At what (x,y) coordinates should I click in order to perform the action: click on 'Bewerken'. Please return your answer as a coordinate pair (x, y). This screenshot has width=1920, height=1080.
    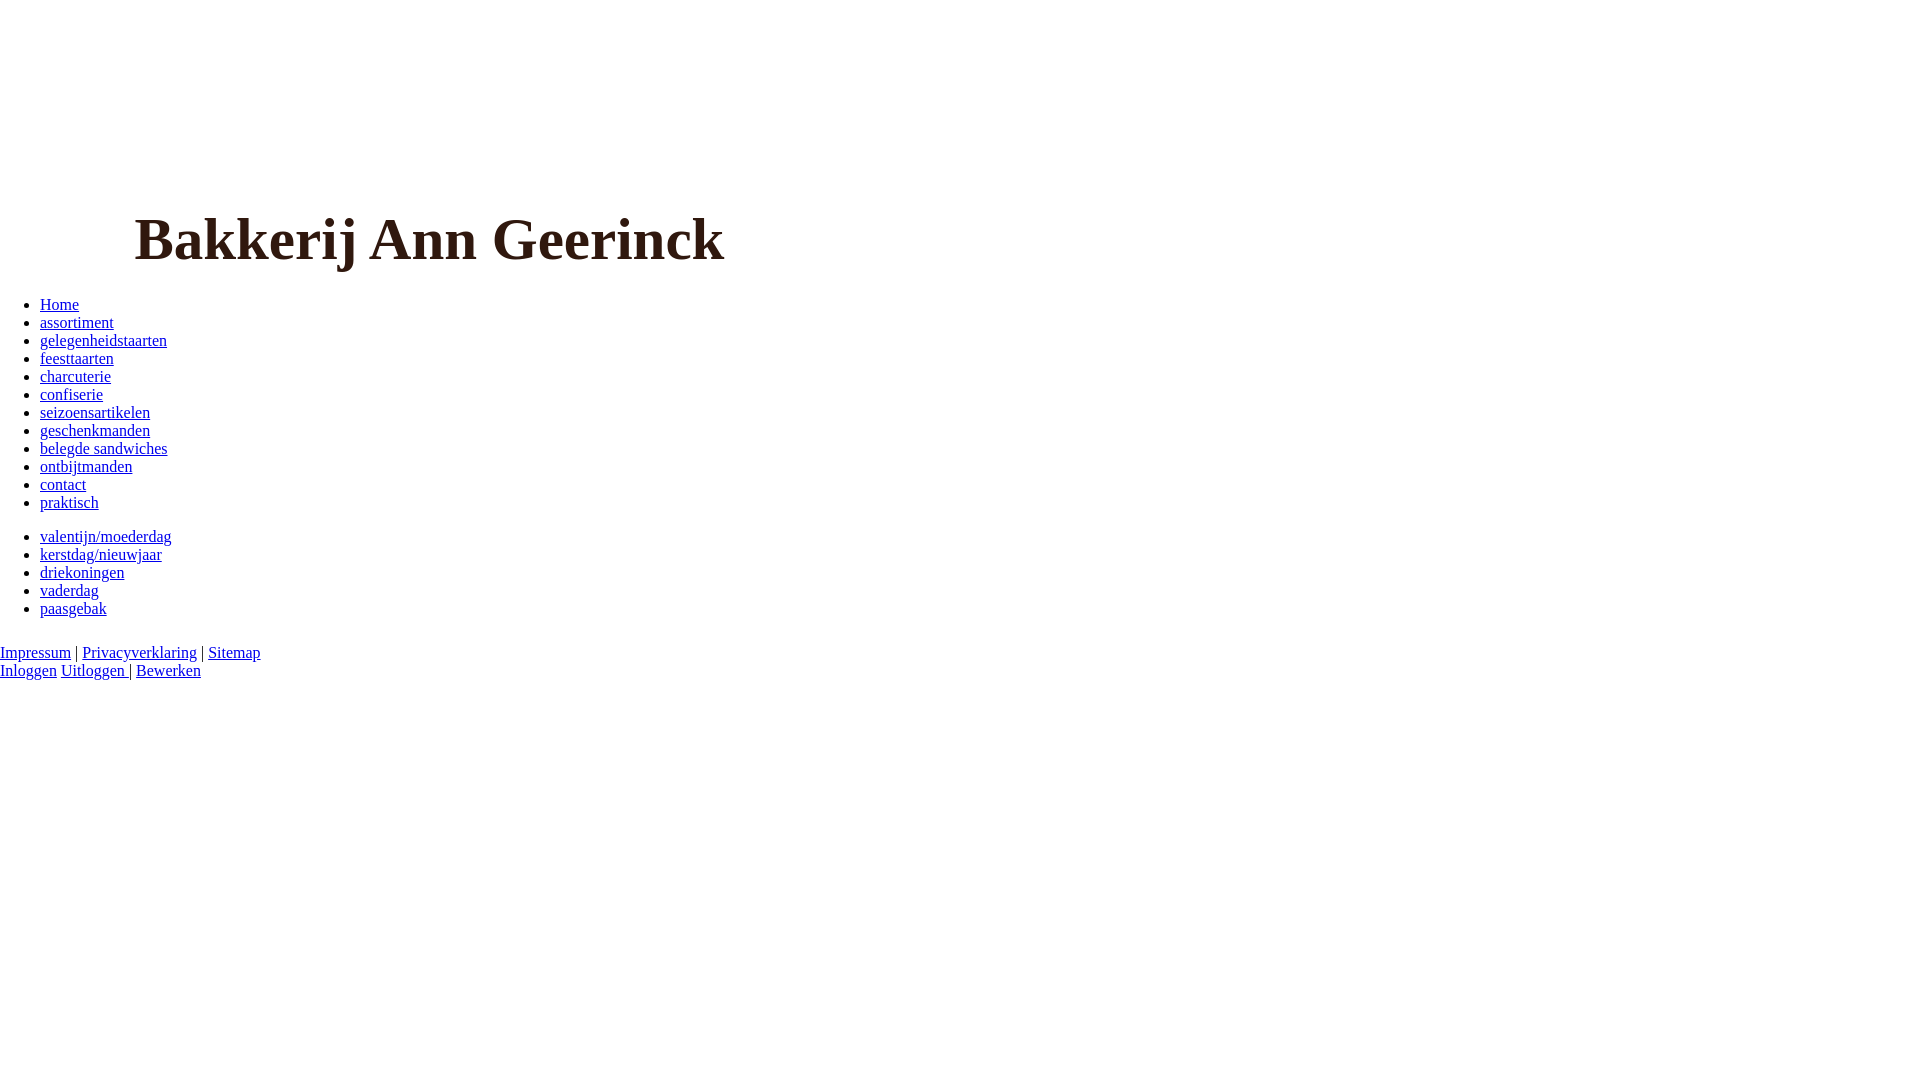
    Looking at the image, I should click on (168, 670).